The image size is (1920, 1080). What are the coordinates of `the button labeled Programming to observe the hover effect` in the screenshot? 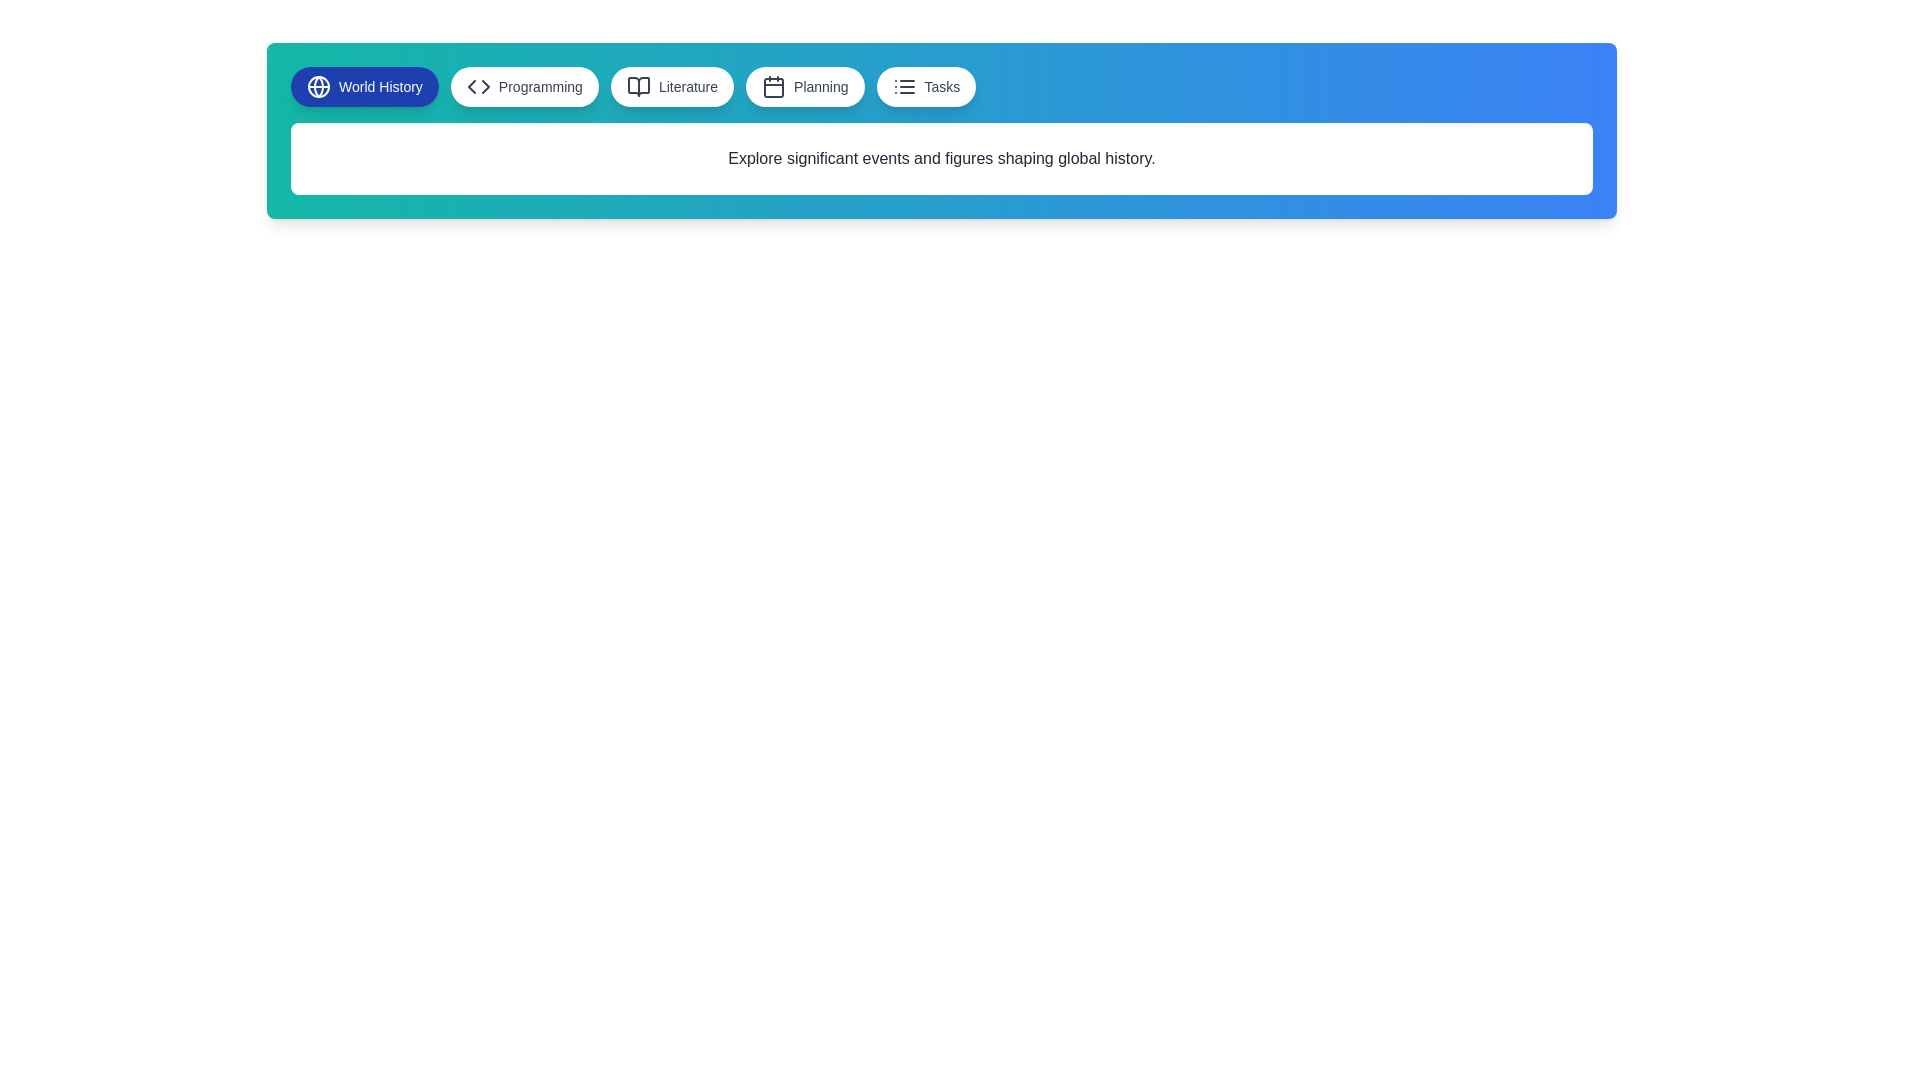 It's located at (524, 86).